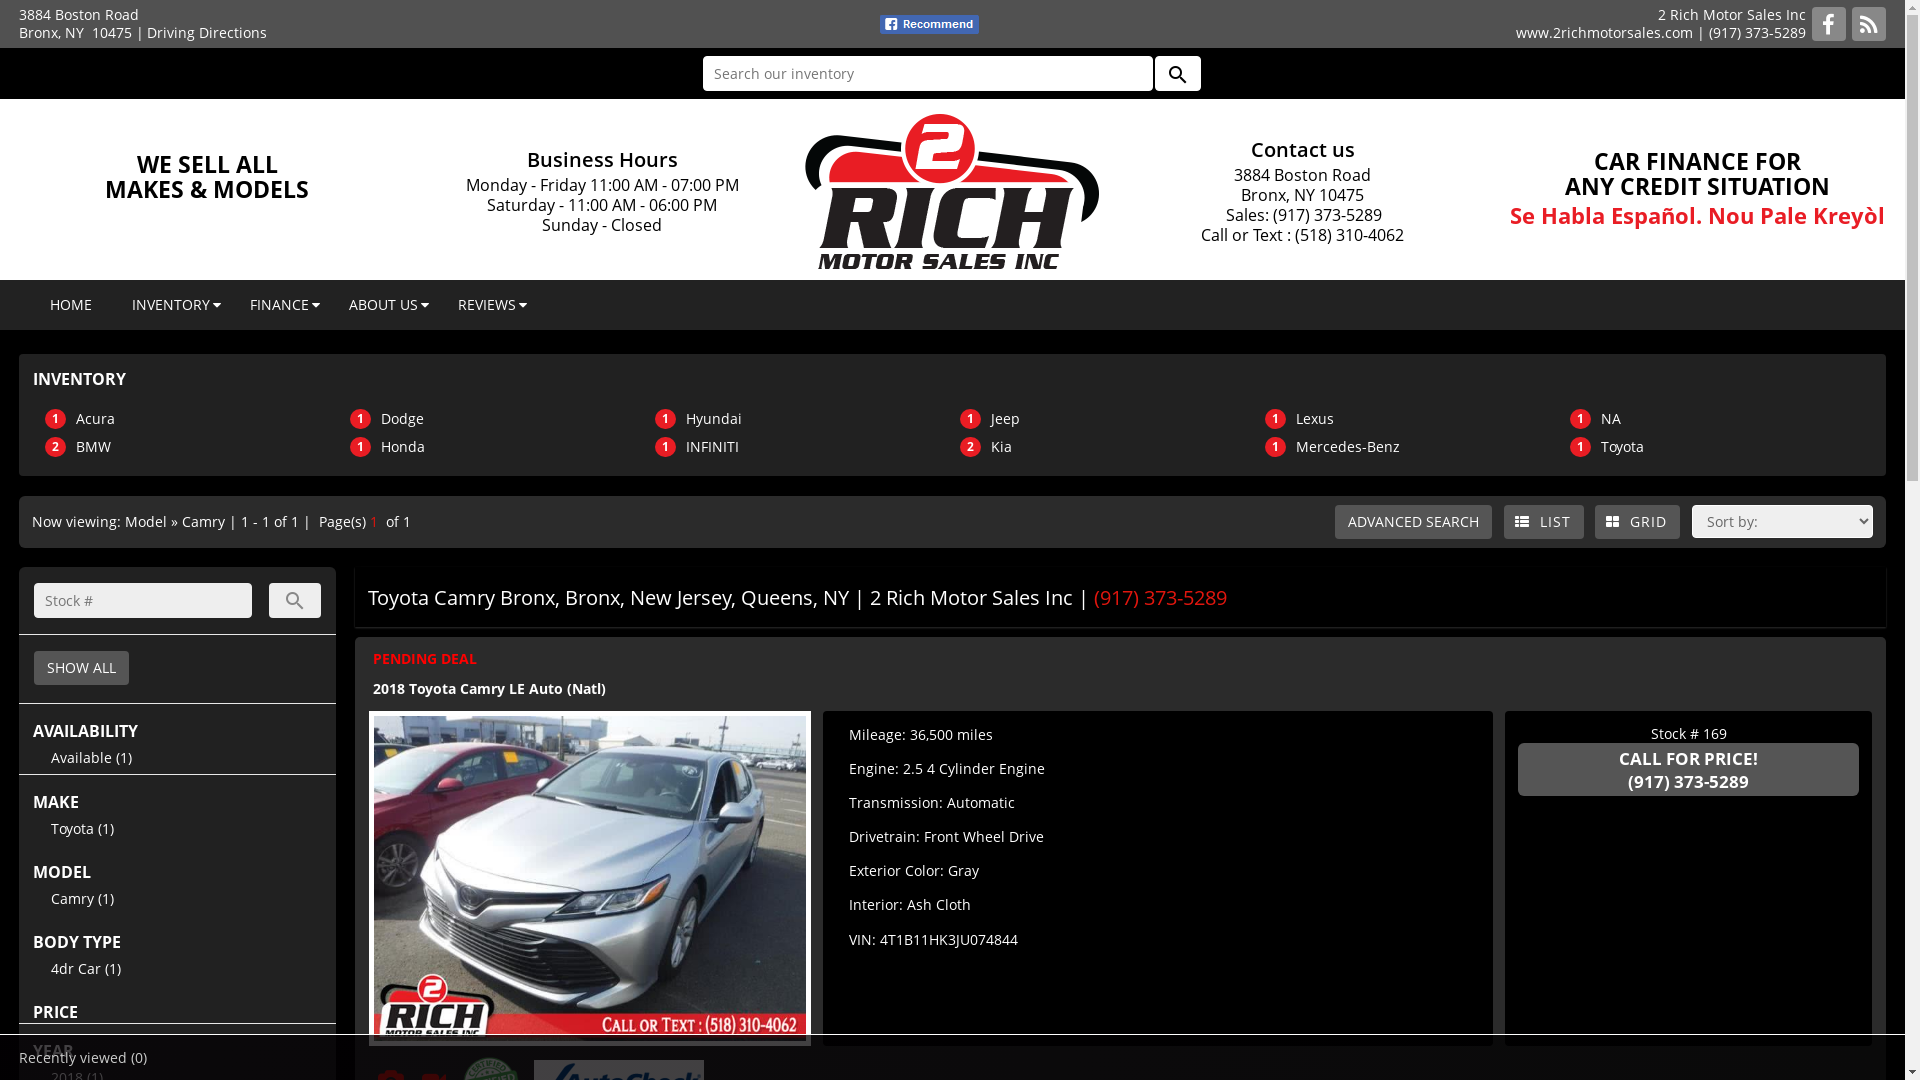 The image size is (1920, 1080). I want to click on 'GRID', so click(1637, 520).